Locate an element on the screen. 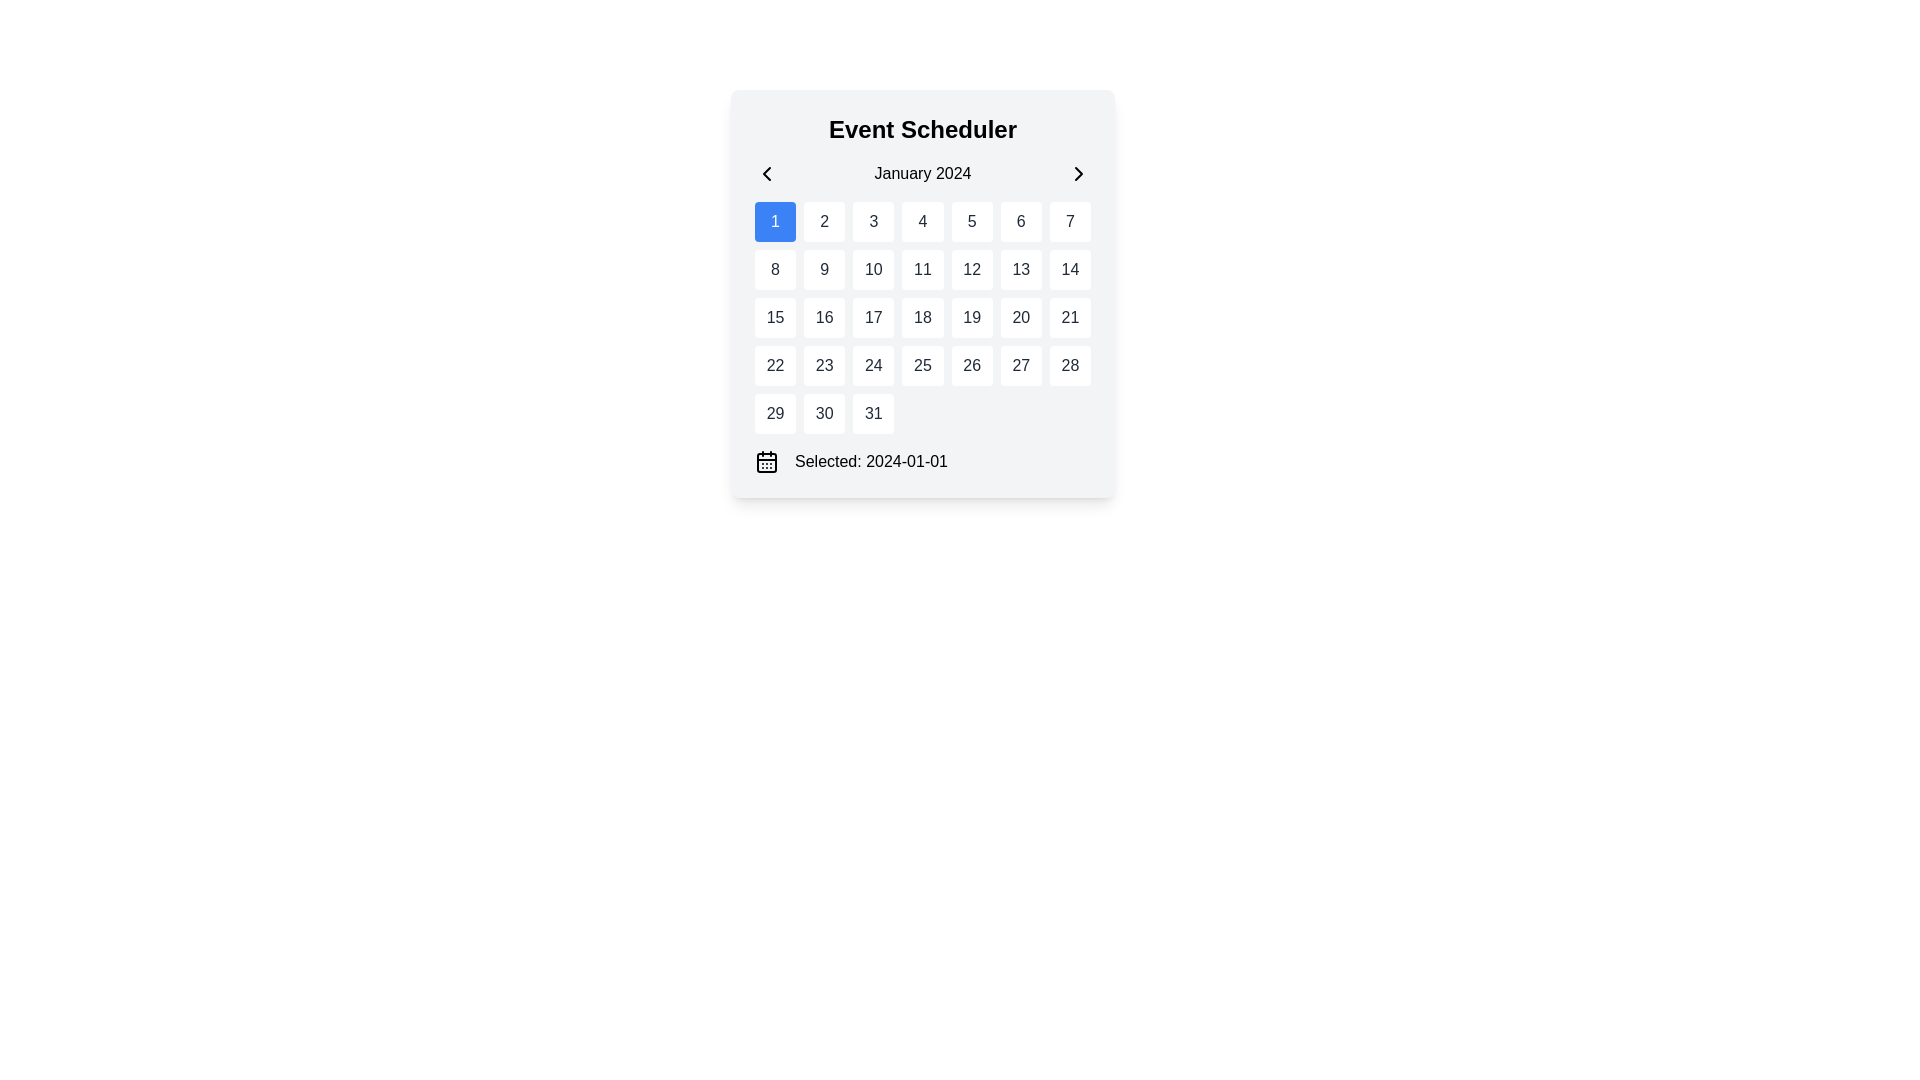 This screenshot has width=1920, height=1080. the button-like calendar date representation for the date '17' located in the third row and third column of the calendar grid is located at coordinates (873, 316).